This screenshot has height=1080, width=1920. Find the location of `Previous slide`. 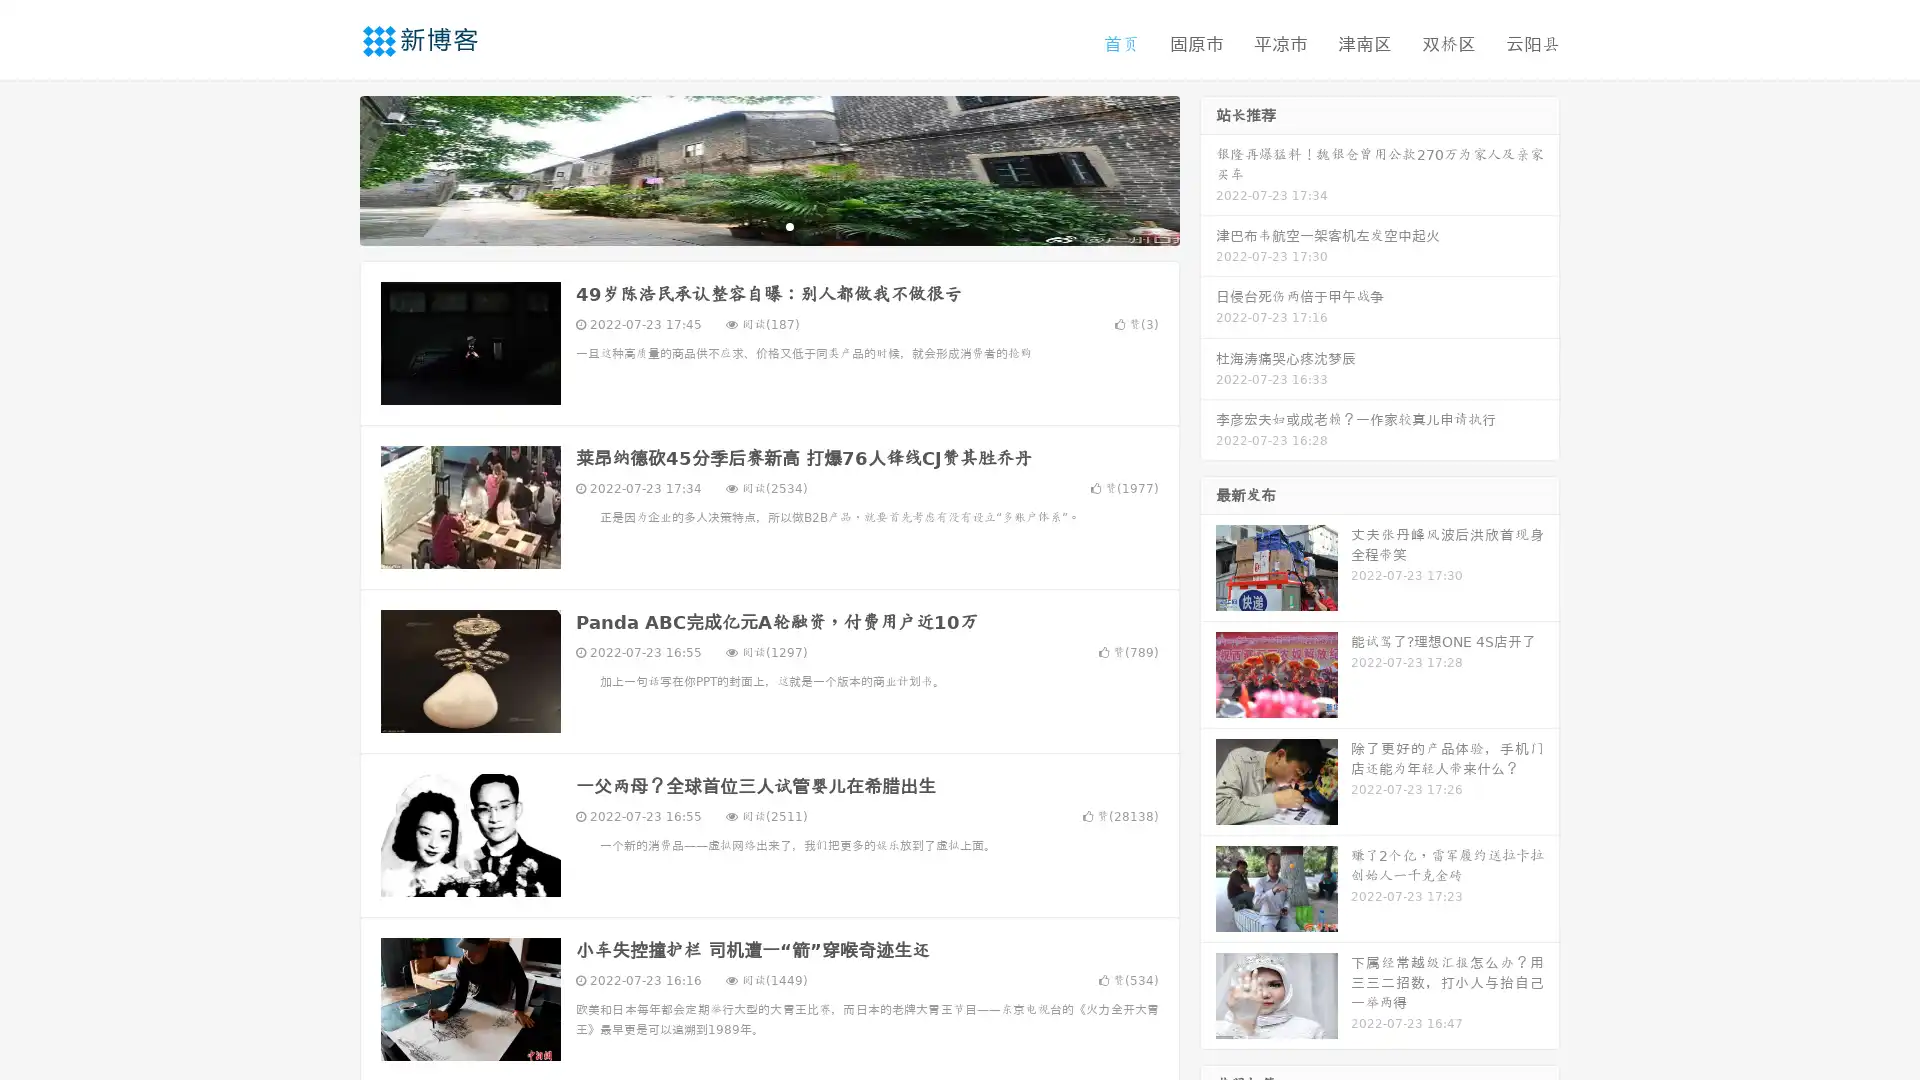

Previous slide is located at coordinates (330, 168).